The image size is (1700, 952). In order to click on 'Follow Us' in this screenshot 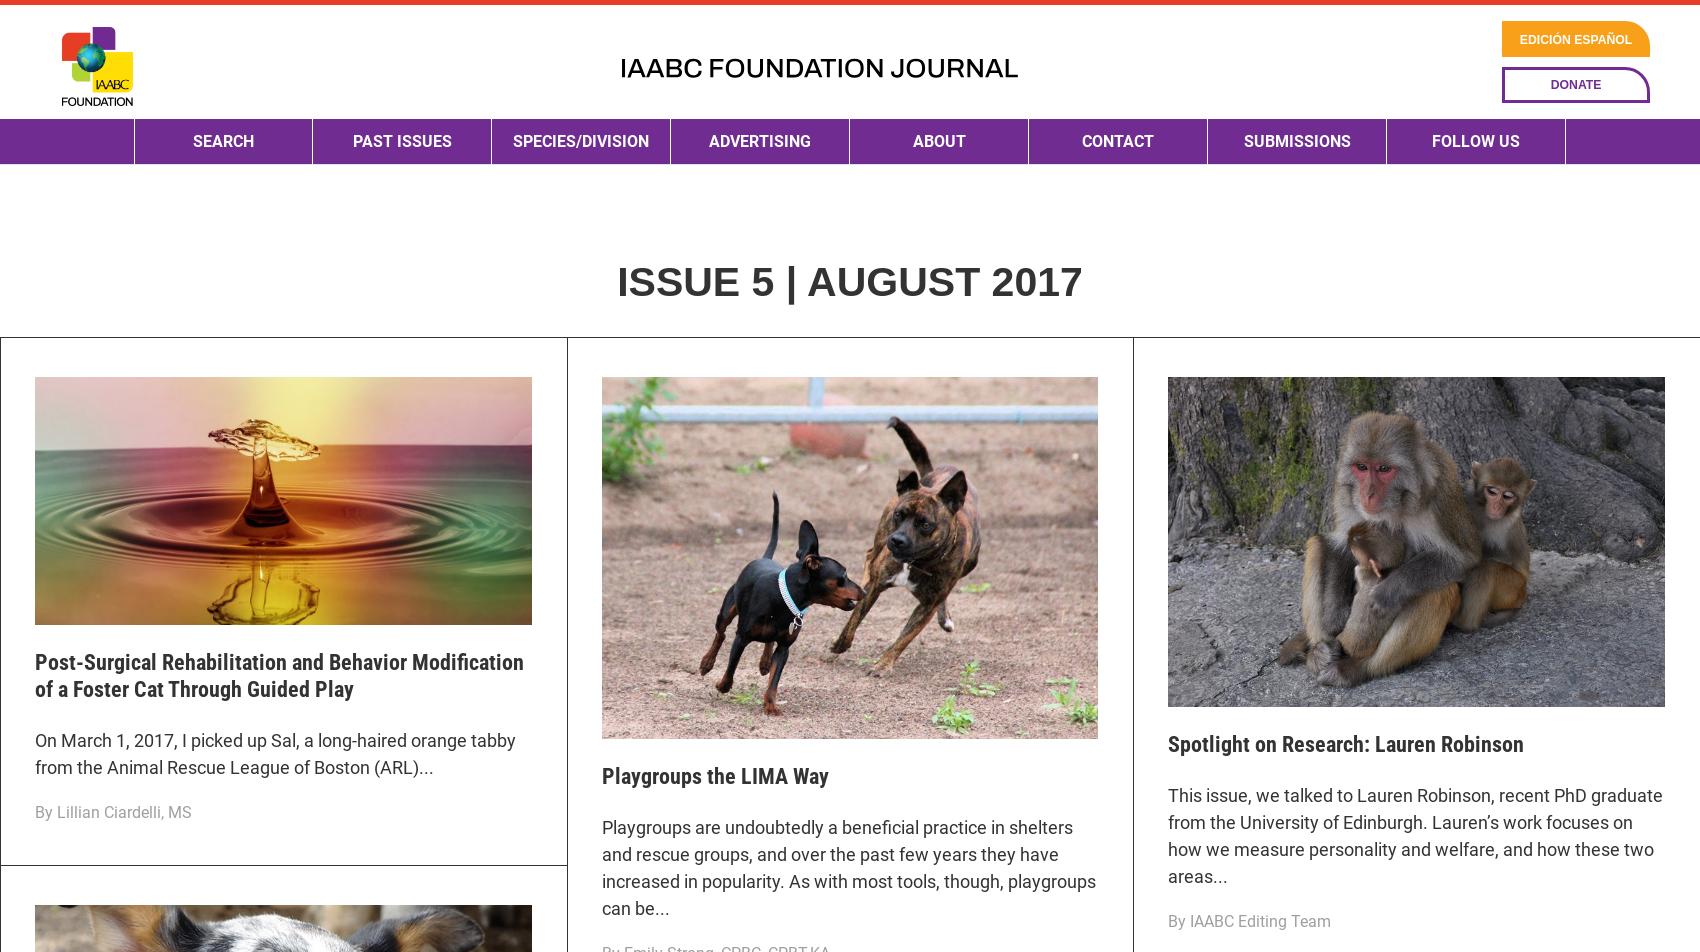, I will do `click(1474, 210)`.